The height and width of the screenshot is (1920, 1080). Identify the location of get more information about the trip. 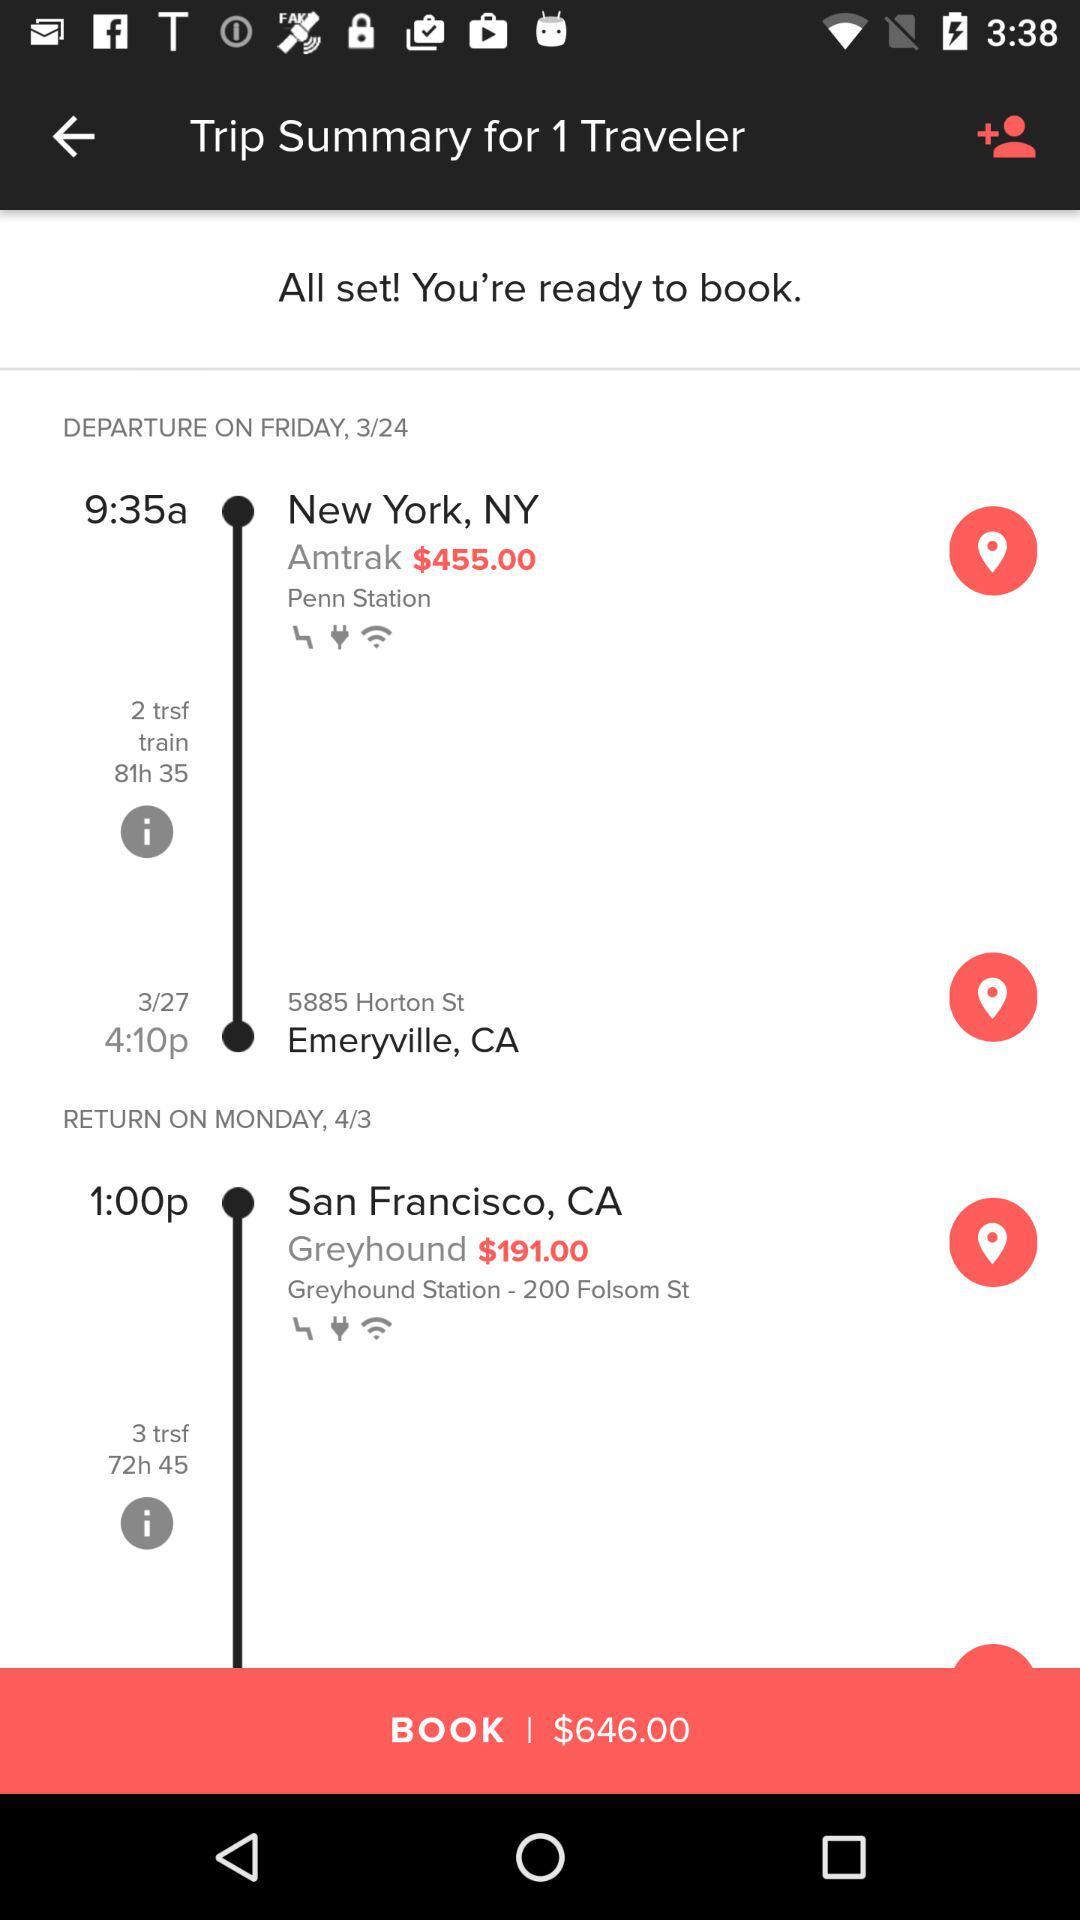
(145, 1522).